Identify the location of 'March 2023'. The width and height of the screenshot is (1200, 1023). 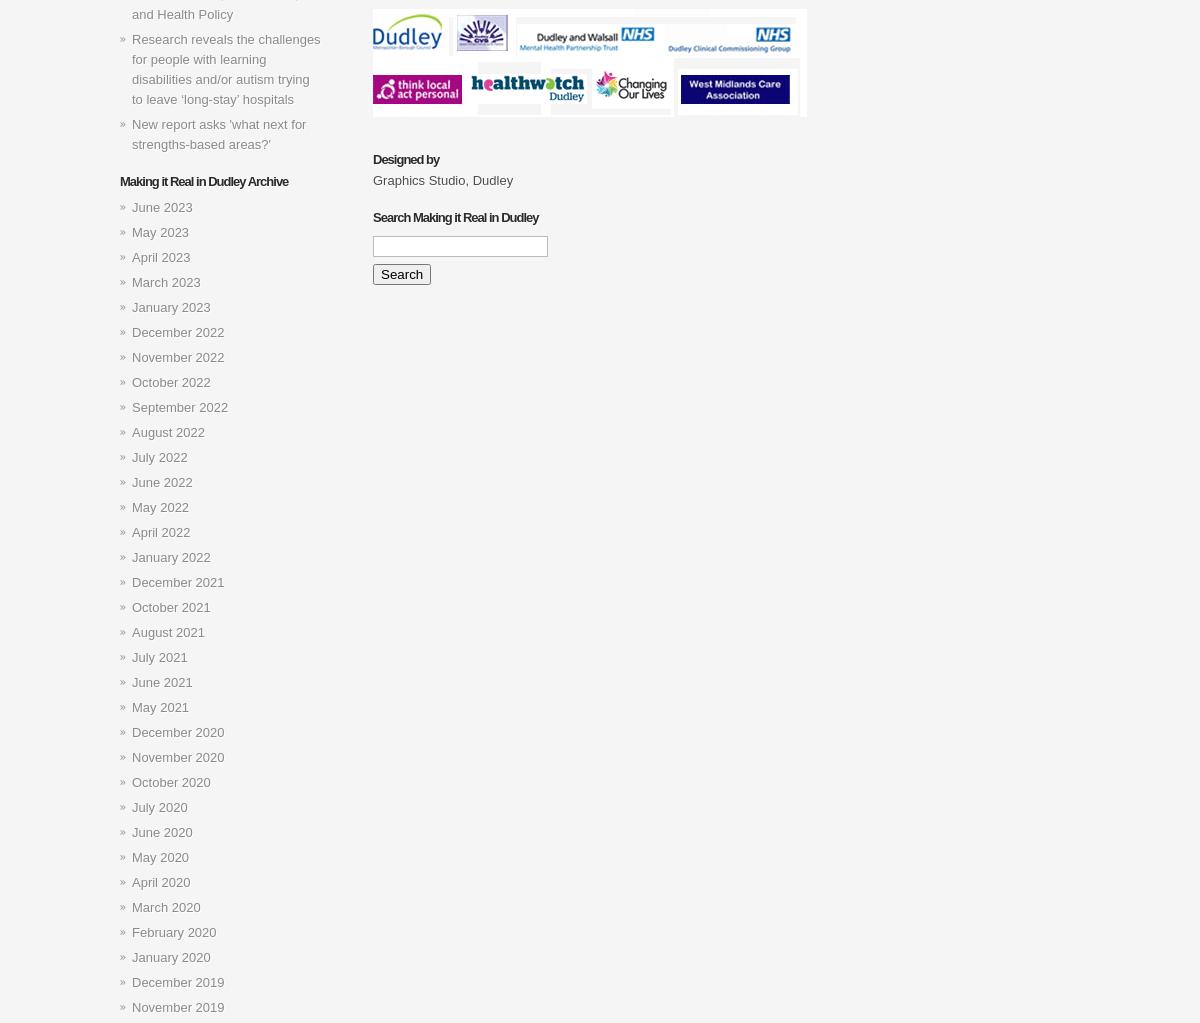
(164, 281).